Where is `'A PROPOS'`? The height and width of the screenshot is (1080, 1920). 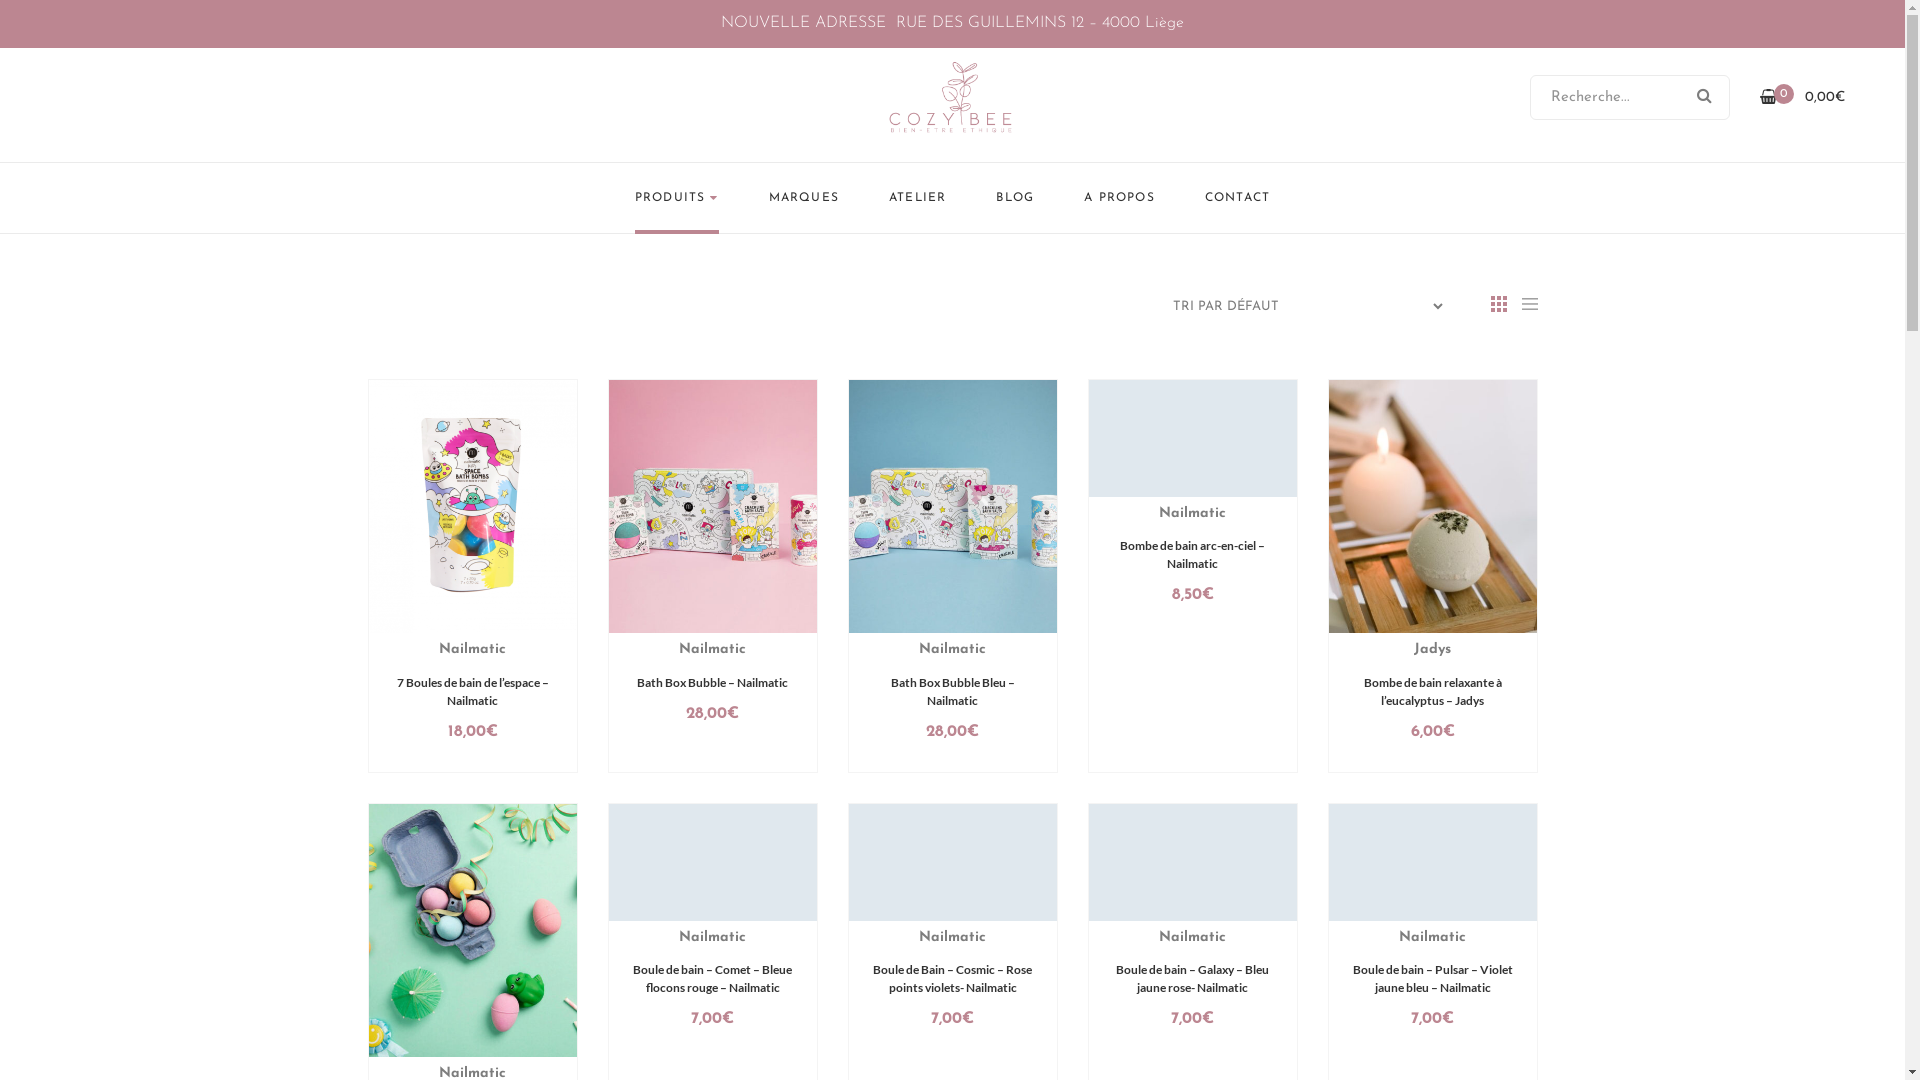
'A PROPOS' is located at coordinates (1083, 197).